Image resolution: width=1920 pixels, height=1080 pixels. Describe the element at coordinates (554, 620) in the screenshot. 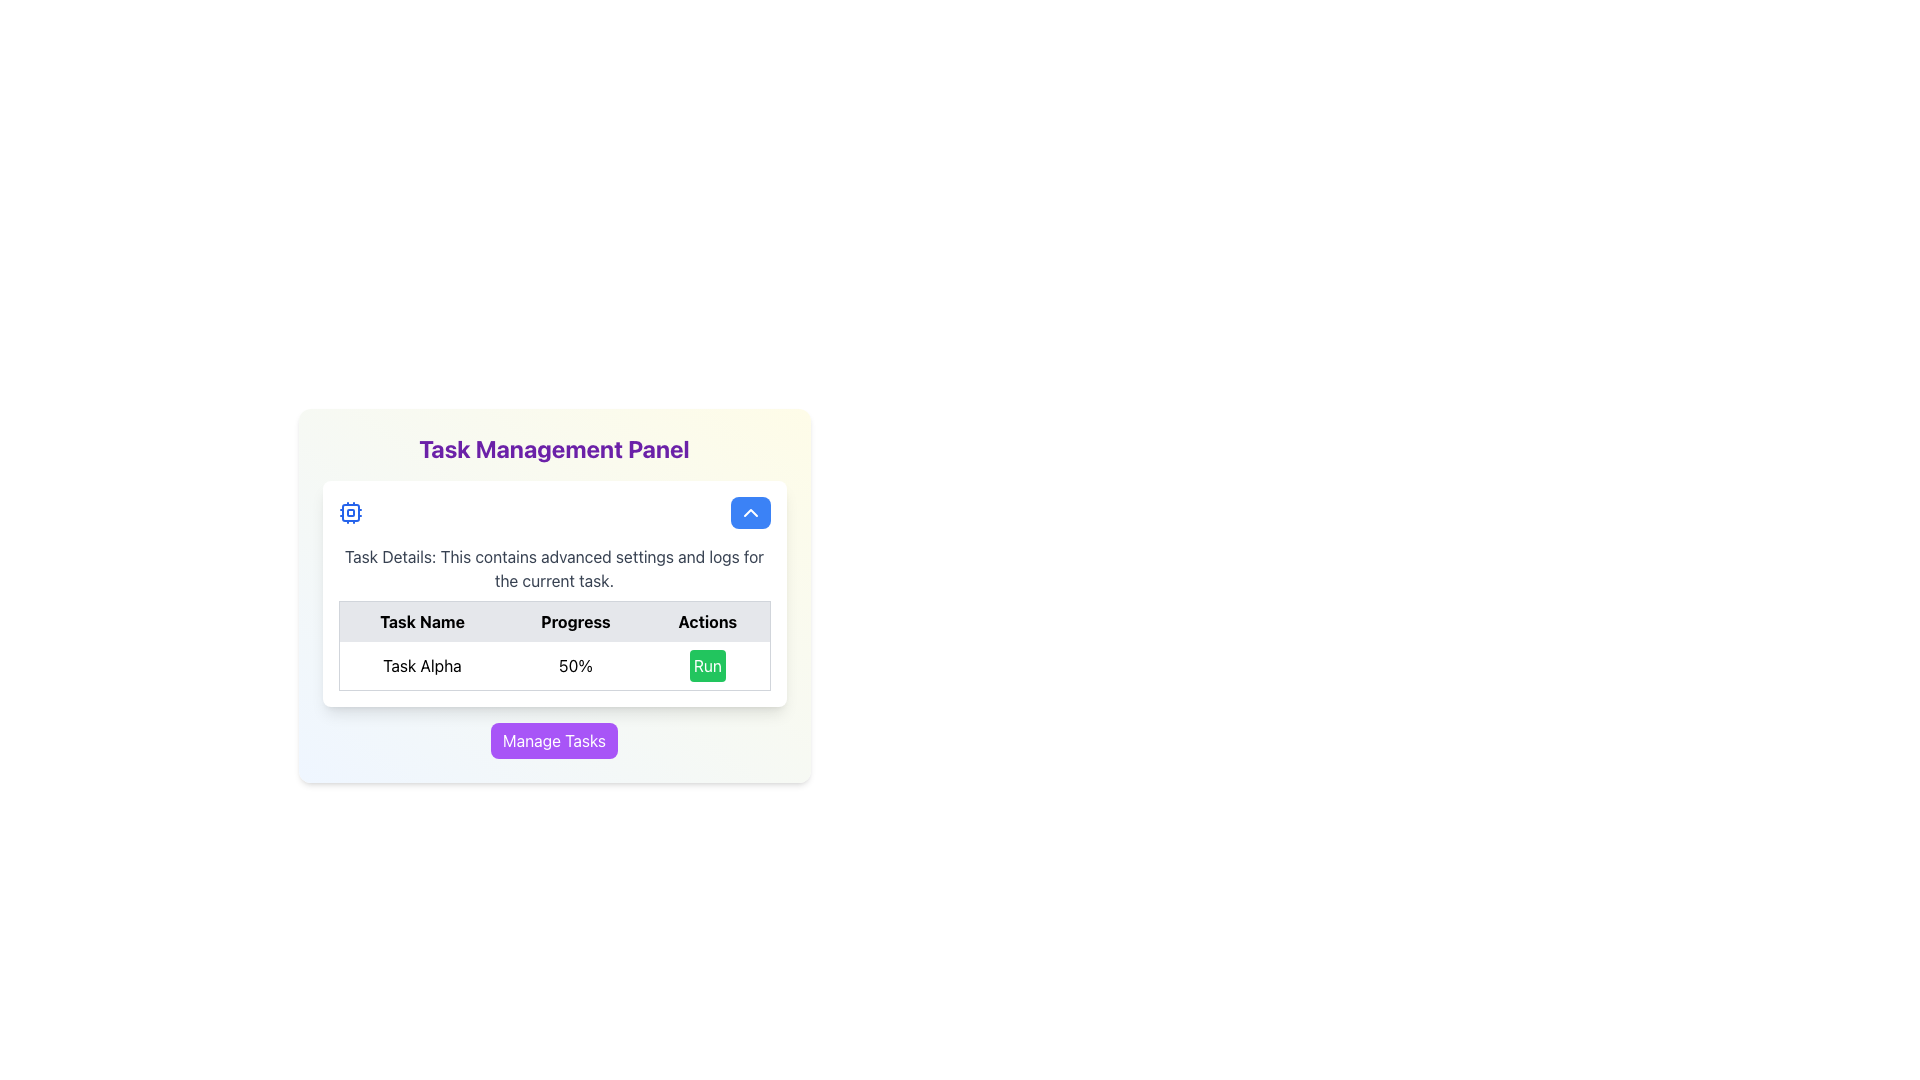

I see `the header row of the table containing 'Task Name', 'Progress', and 'Actions', which is styled with bold text on a light gray background` at that location.